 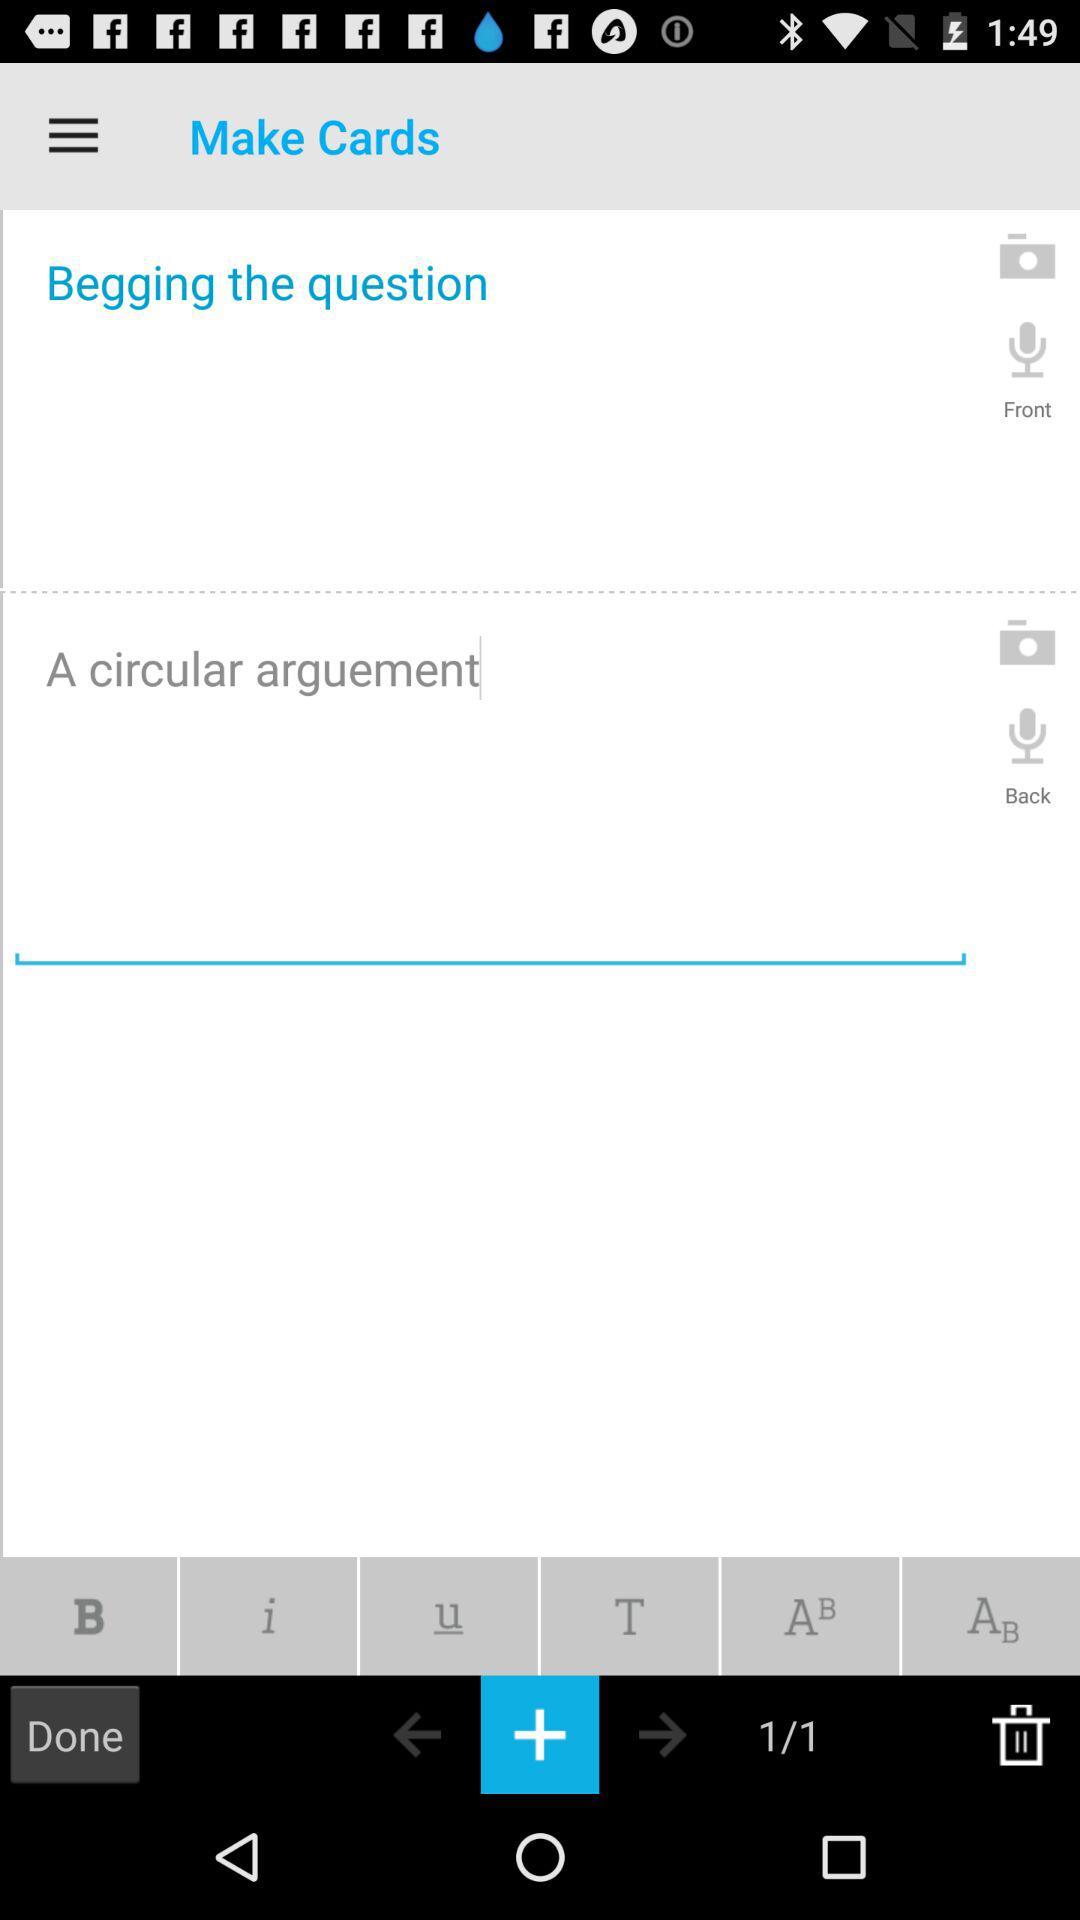 What do you see at coordinates (810, 1616) in the screenshot?
I see `superscript text` at bounding box center [810, 1616].